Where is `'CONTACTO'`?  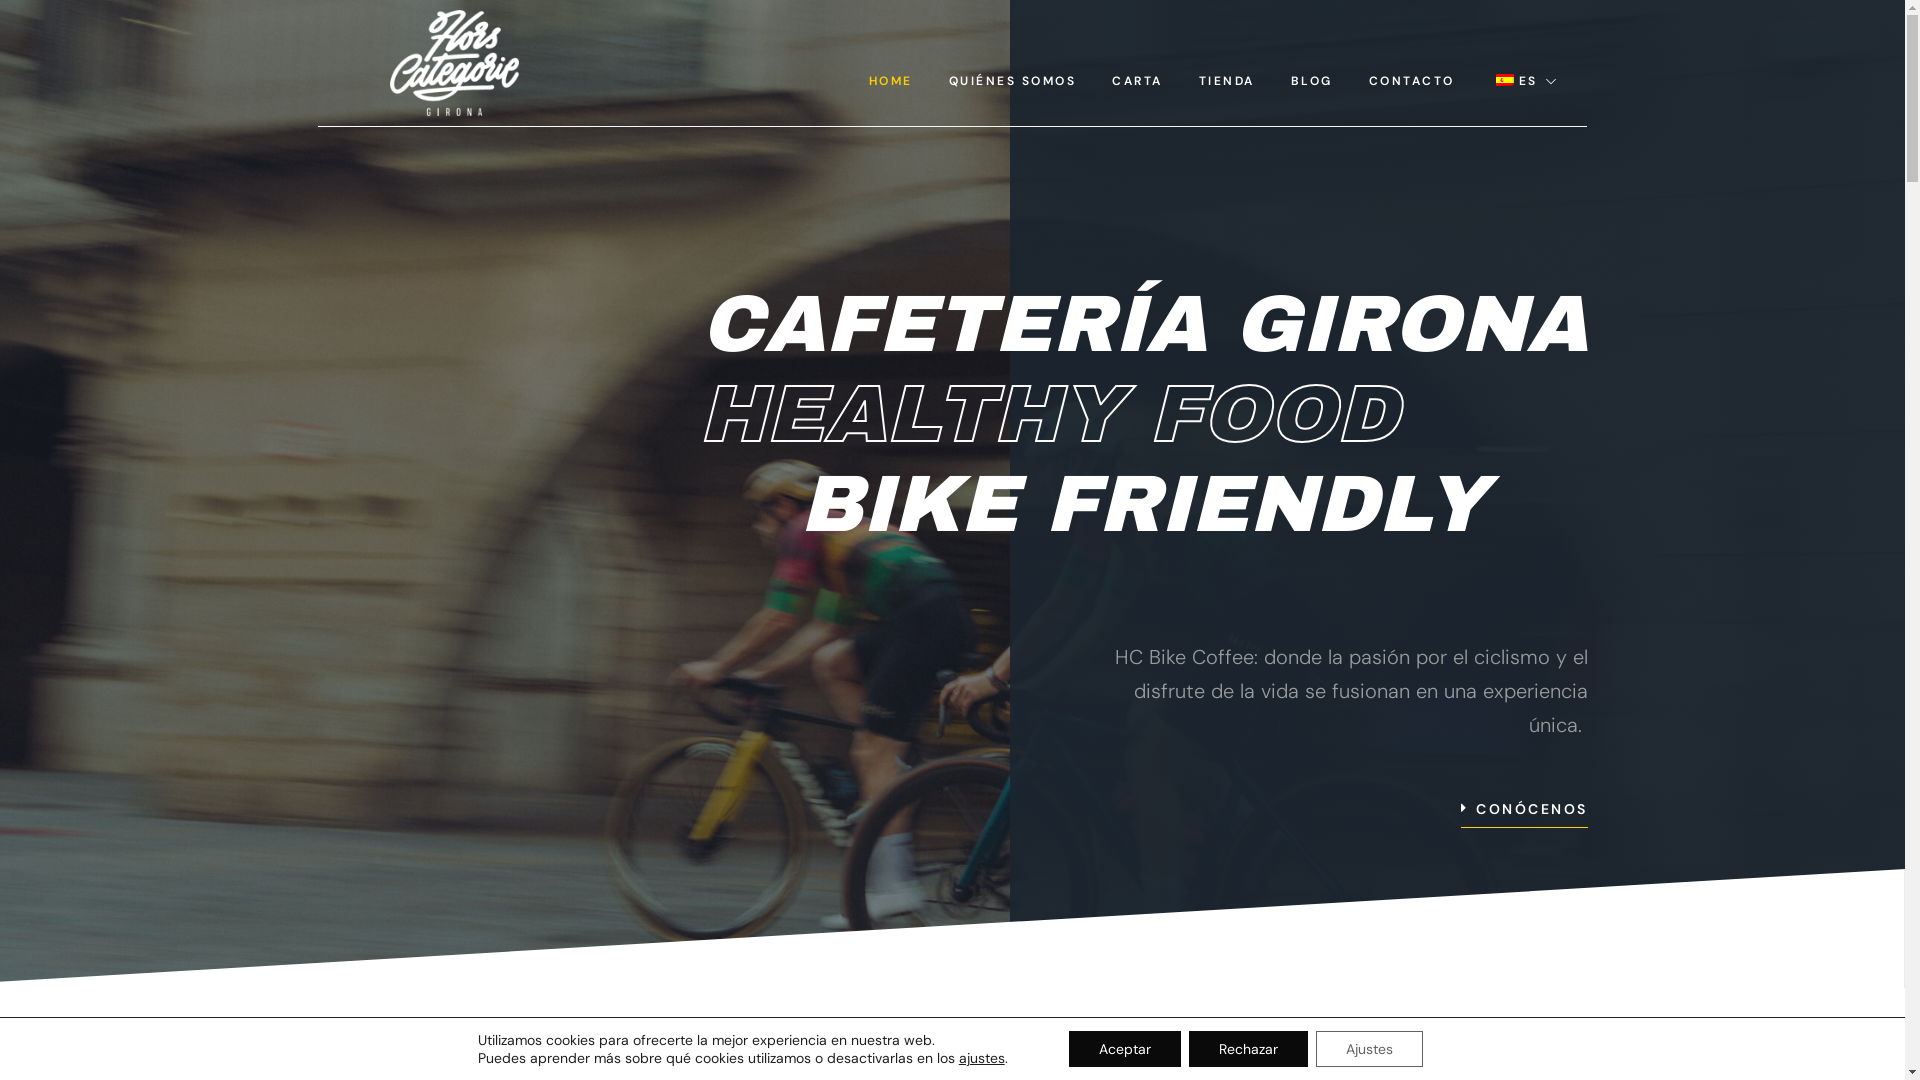
'CONTACTO' is located at coordinates (1410, 80).